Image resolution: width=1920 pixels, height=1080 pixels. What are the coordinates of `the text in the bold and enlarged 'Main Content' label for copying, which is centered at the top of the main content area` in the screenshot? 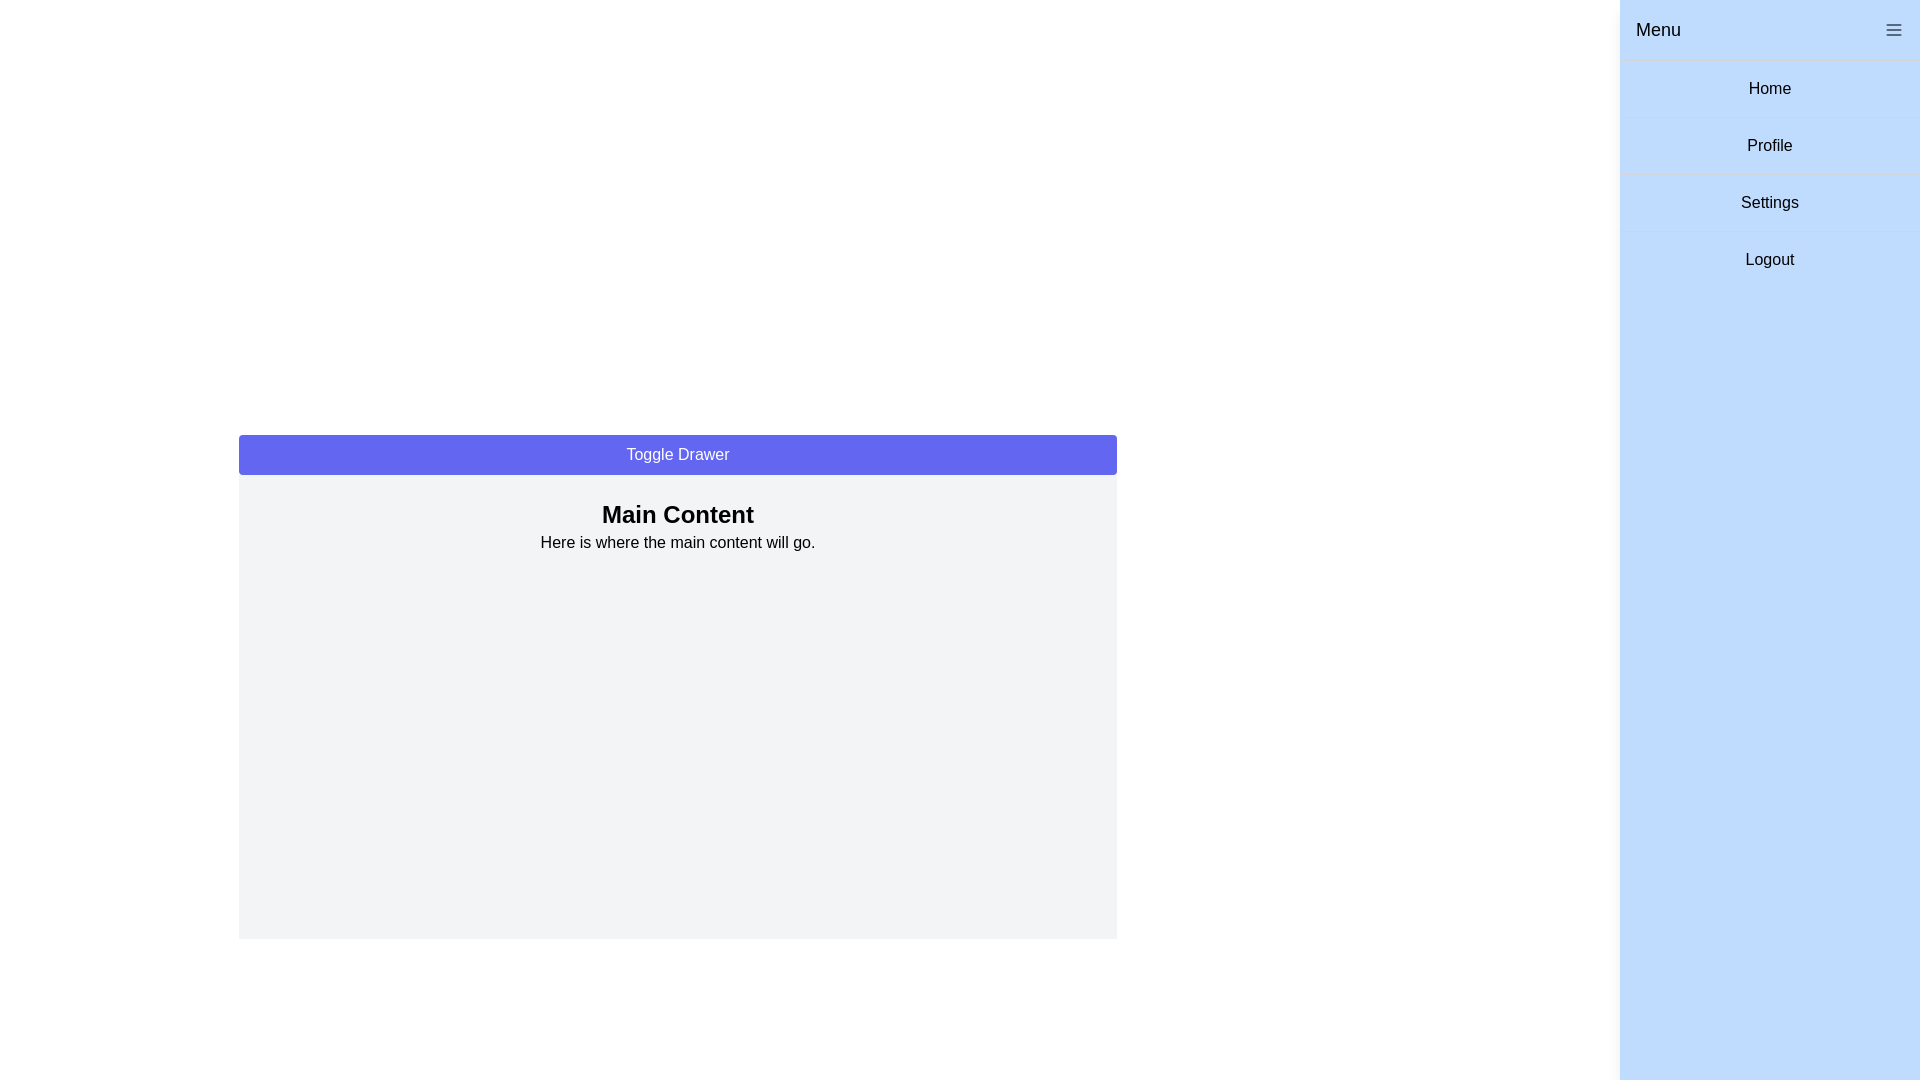 It's located at (677, 514).